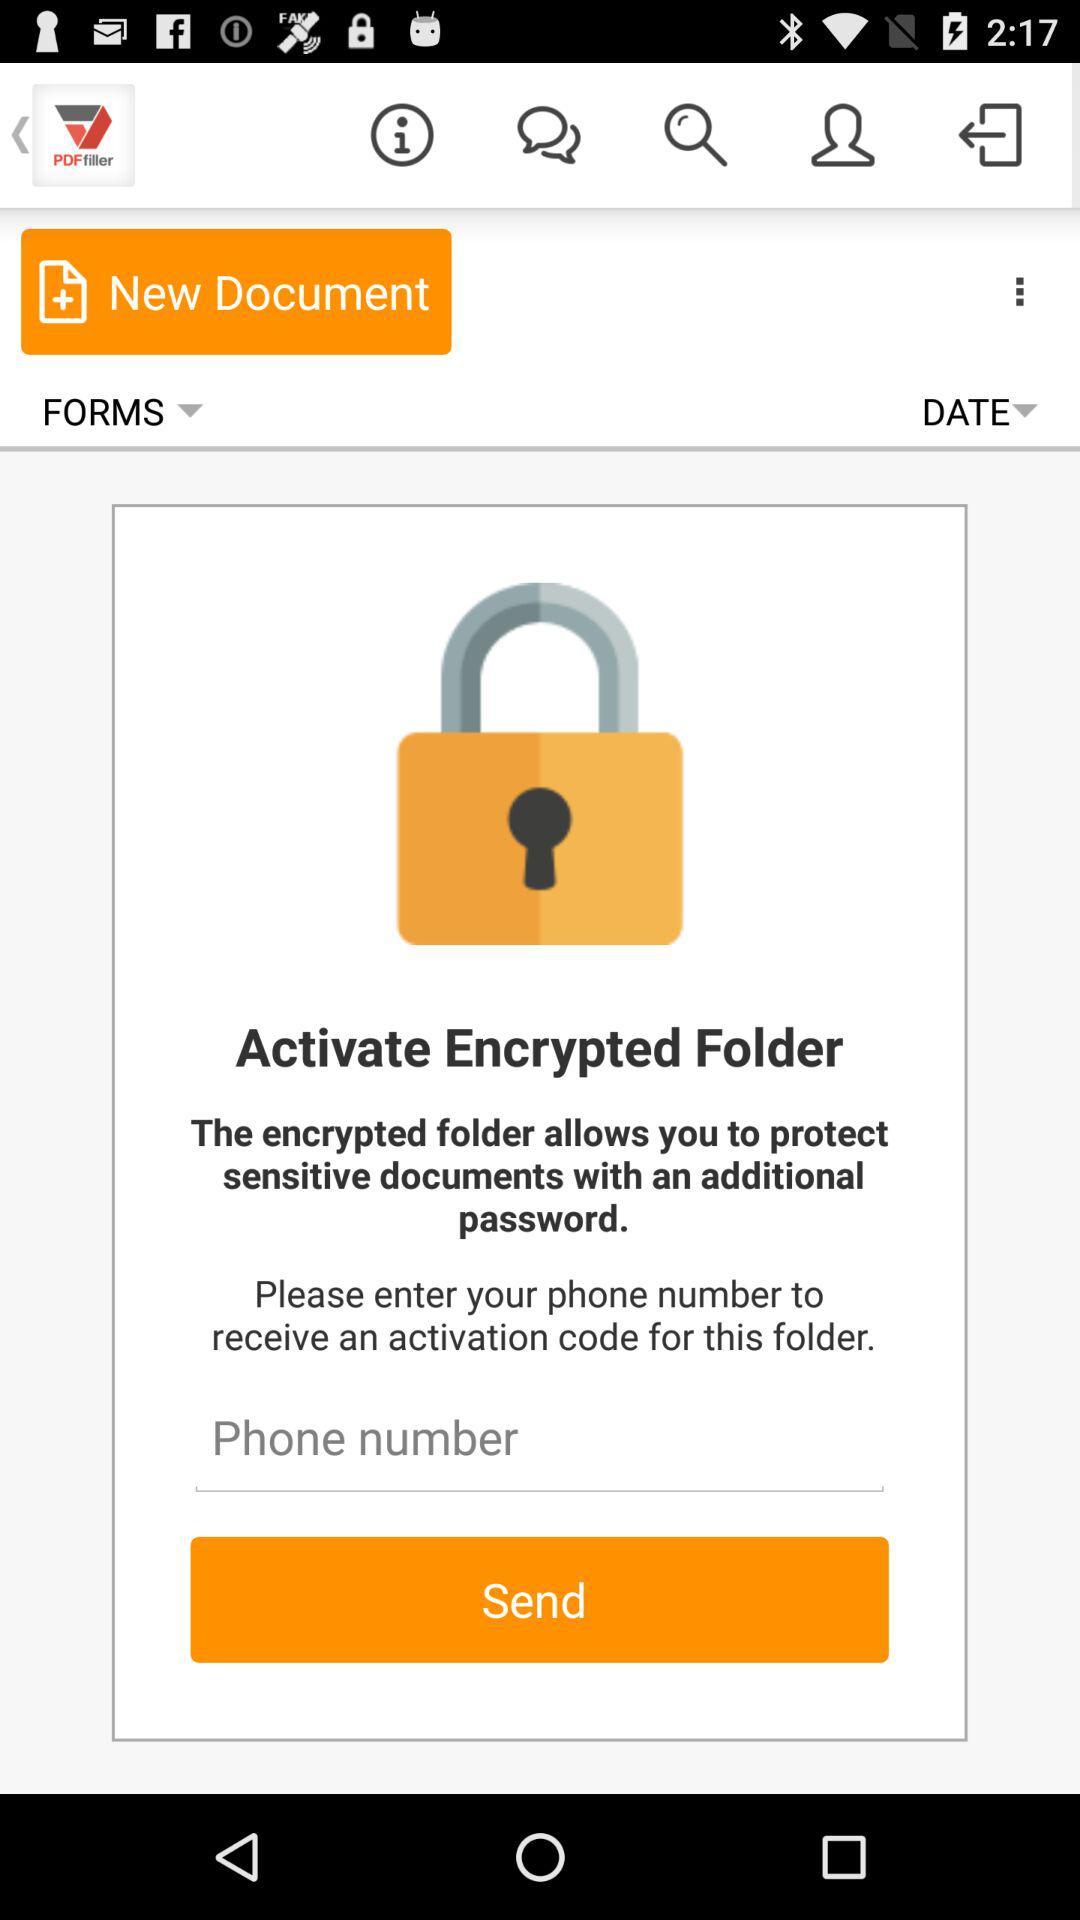  Describe the element at coordinates (978, 410) in the screenshot. I see `date` at that location.